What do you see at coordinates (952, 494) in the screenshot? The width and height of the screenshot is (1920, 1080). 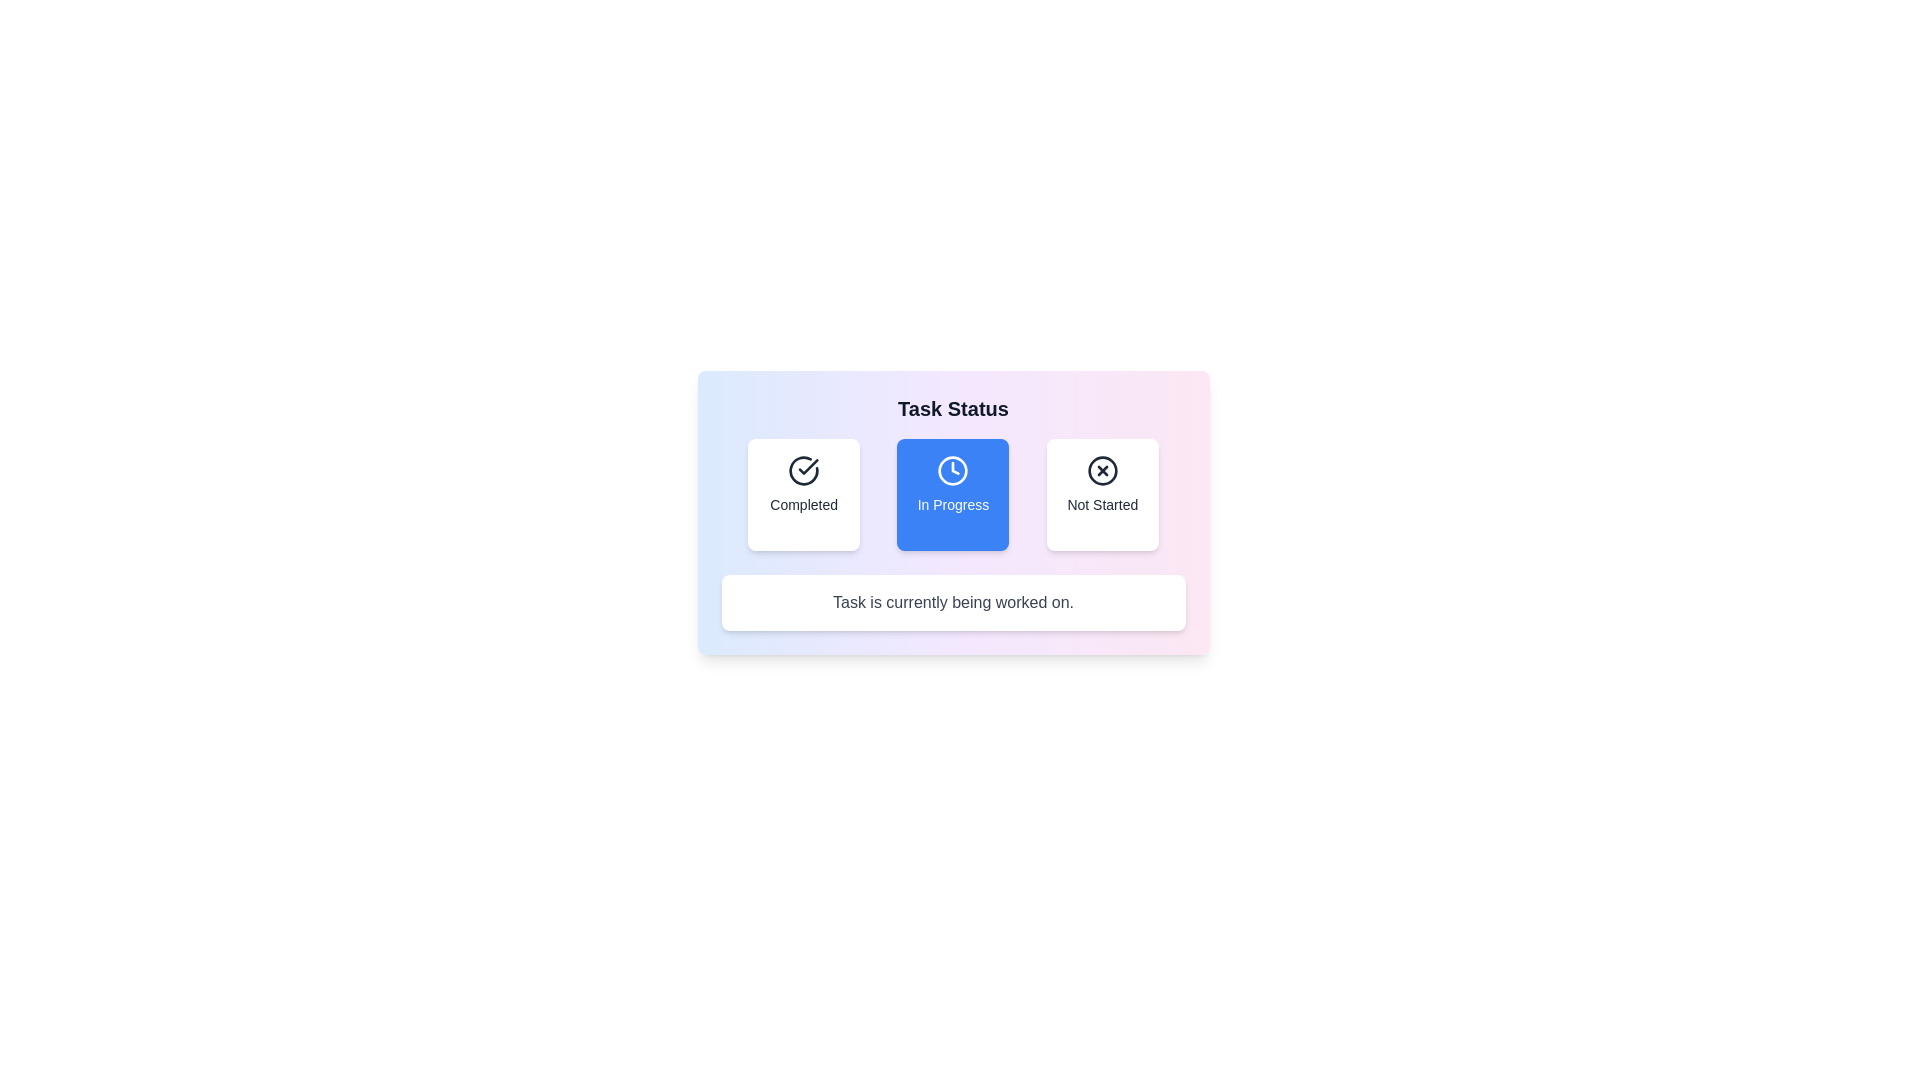 I see `the status button corresponding to In Progress` at bounding box center [952, 494].